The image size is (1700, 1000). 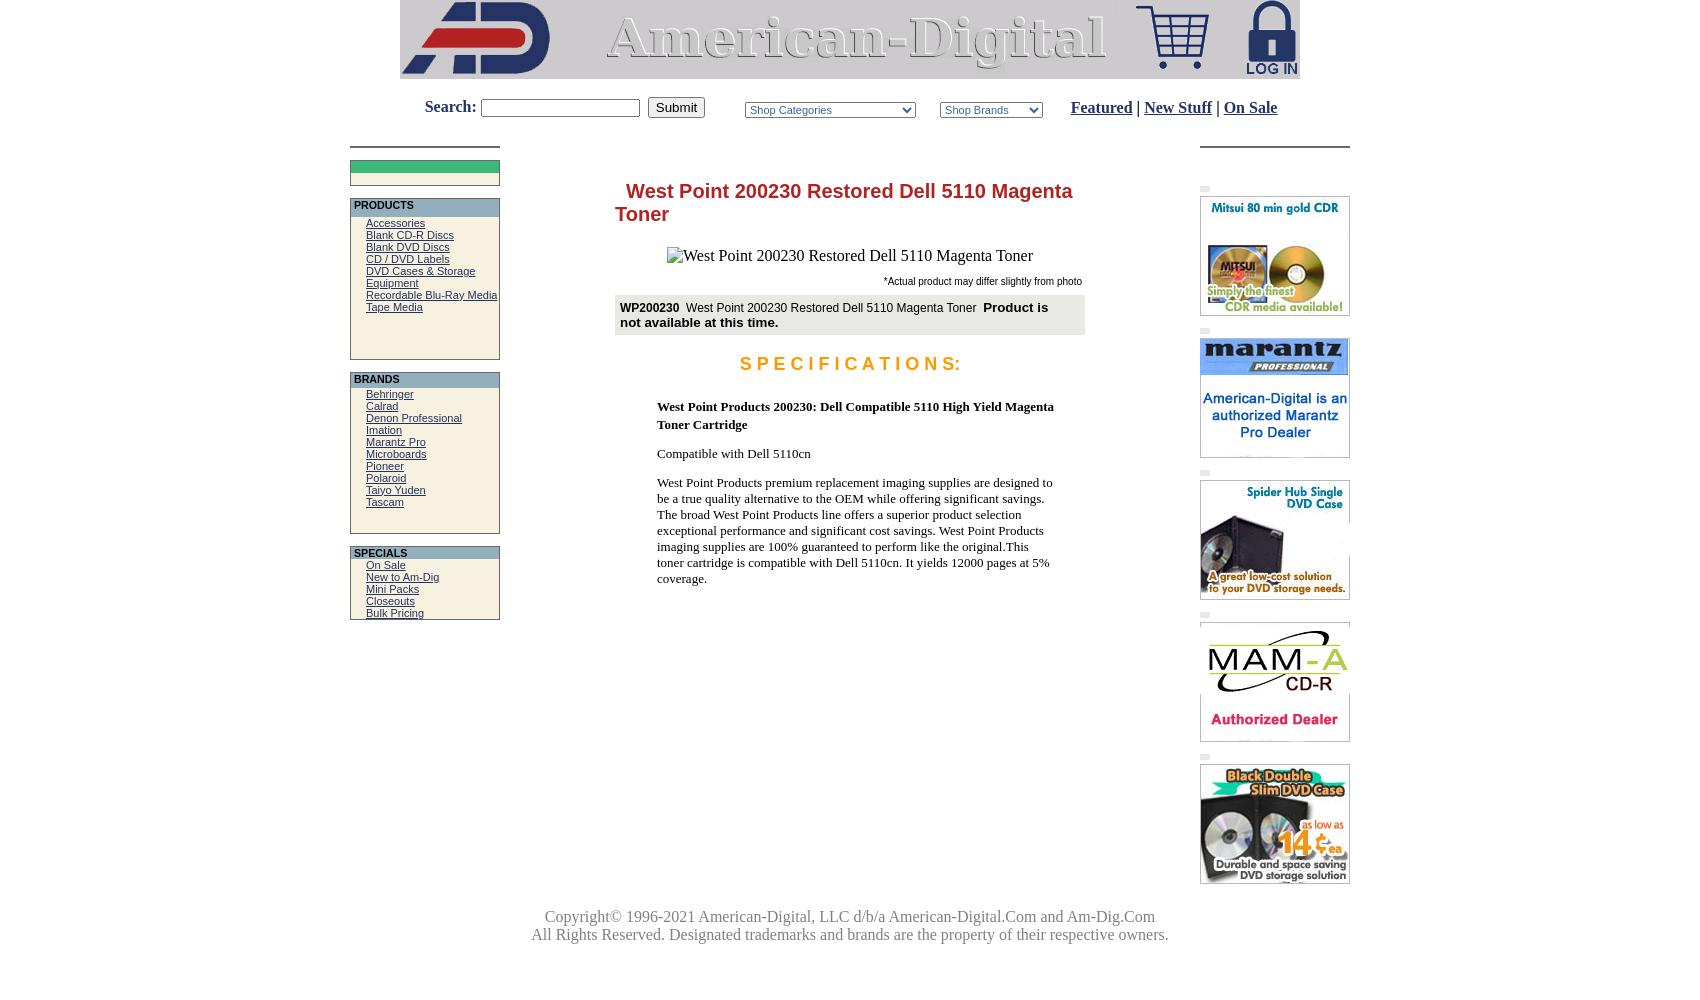 What do you see at coordinates (394, 452) in the screenshot?
I see `'Microboards'` at bounding box center [394, 452].